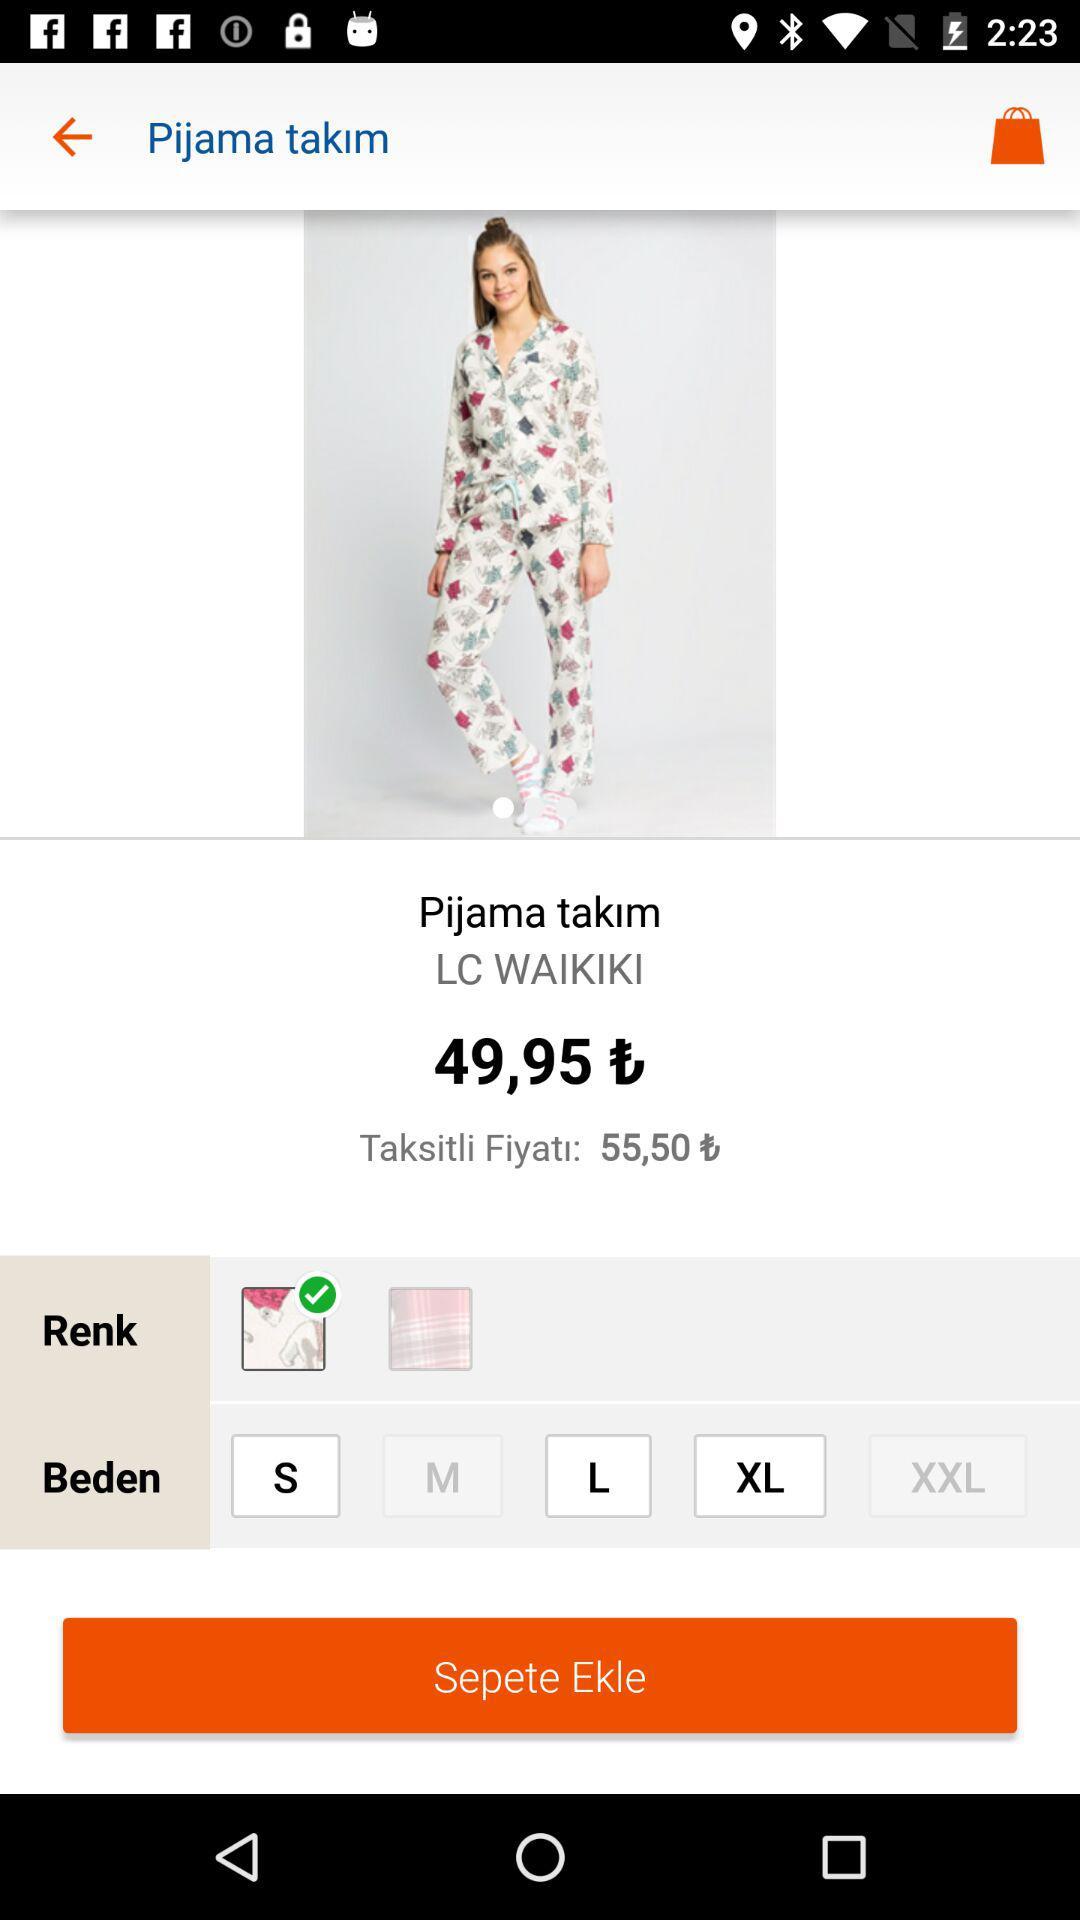 The image size is (1080, 1920). Describe the element at coordinates (285, 1475) in the screenshot. I see `the icon to the right of beden icon` at that location.